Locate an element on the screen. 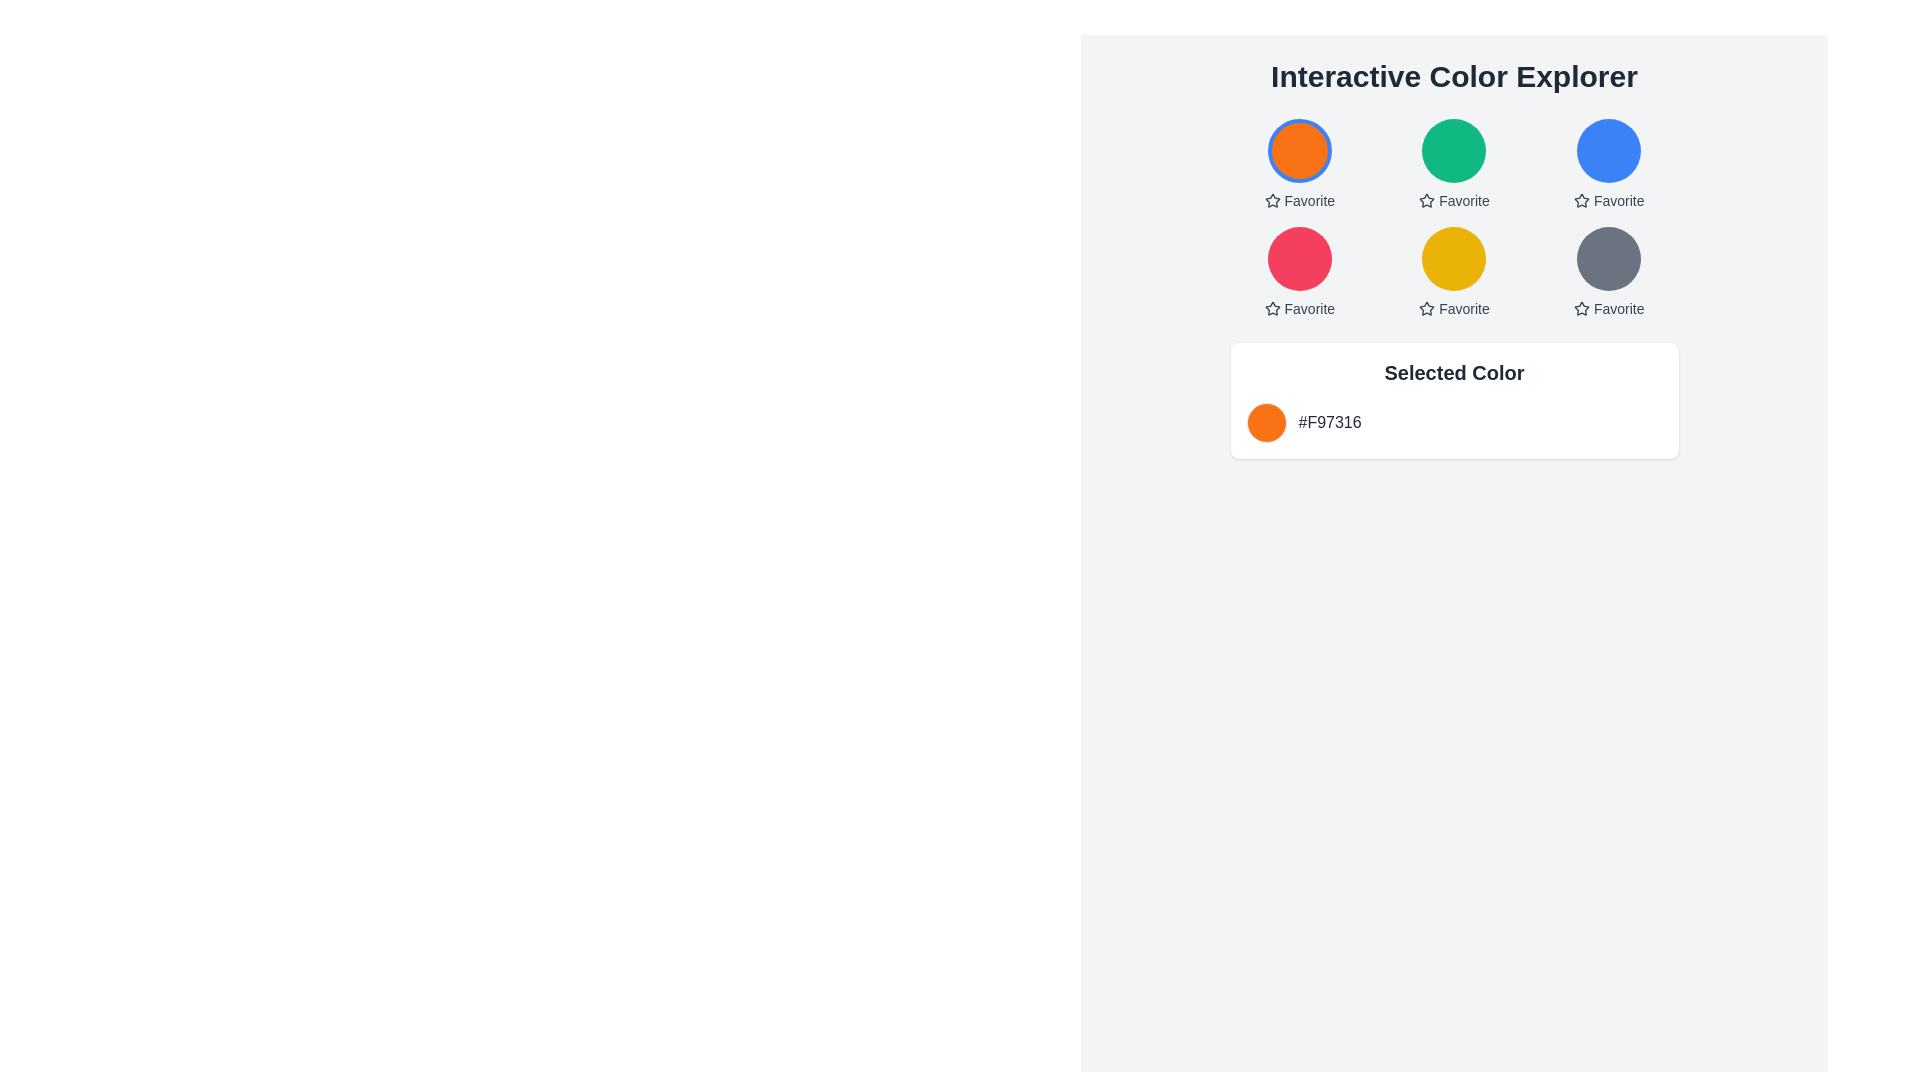 This screenshot has height=1080, width=1920. the blue circle on the third Interactive Card in the top row of the grid layout is located at coordinates (1609, 164).